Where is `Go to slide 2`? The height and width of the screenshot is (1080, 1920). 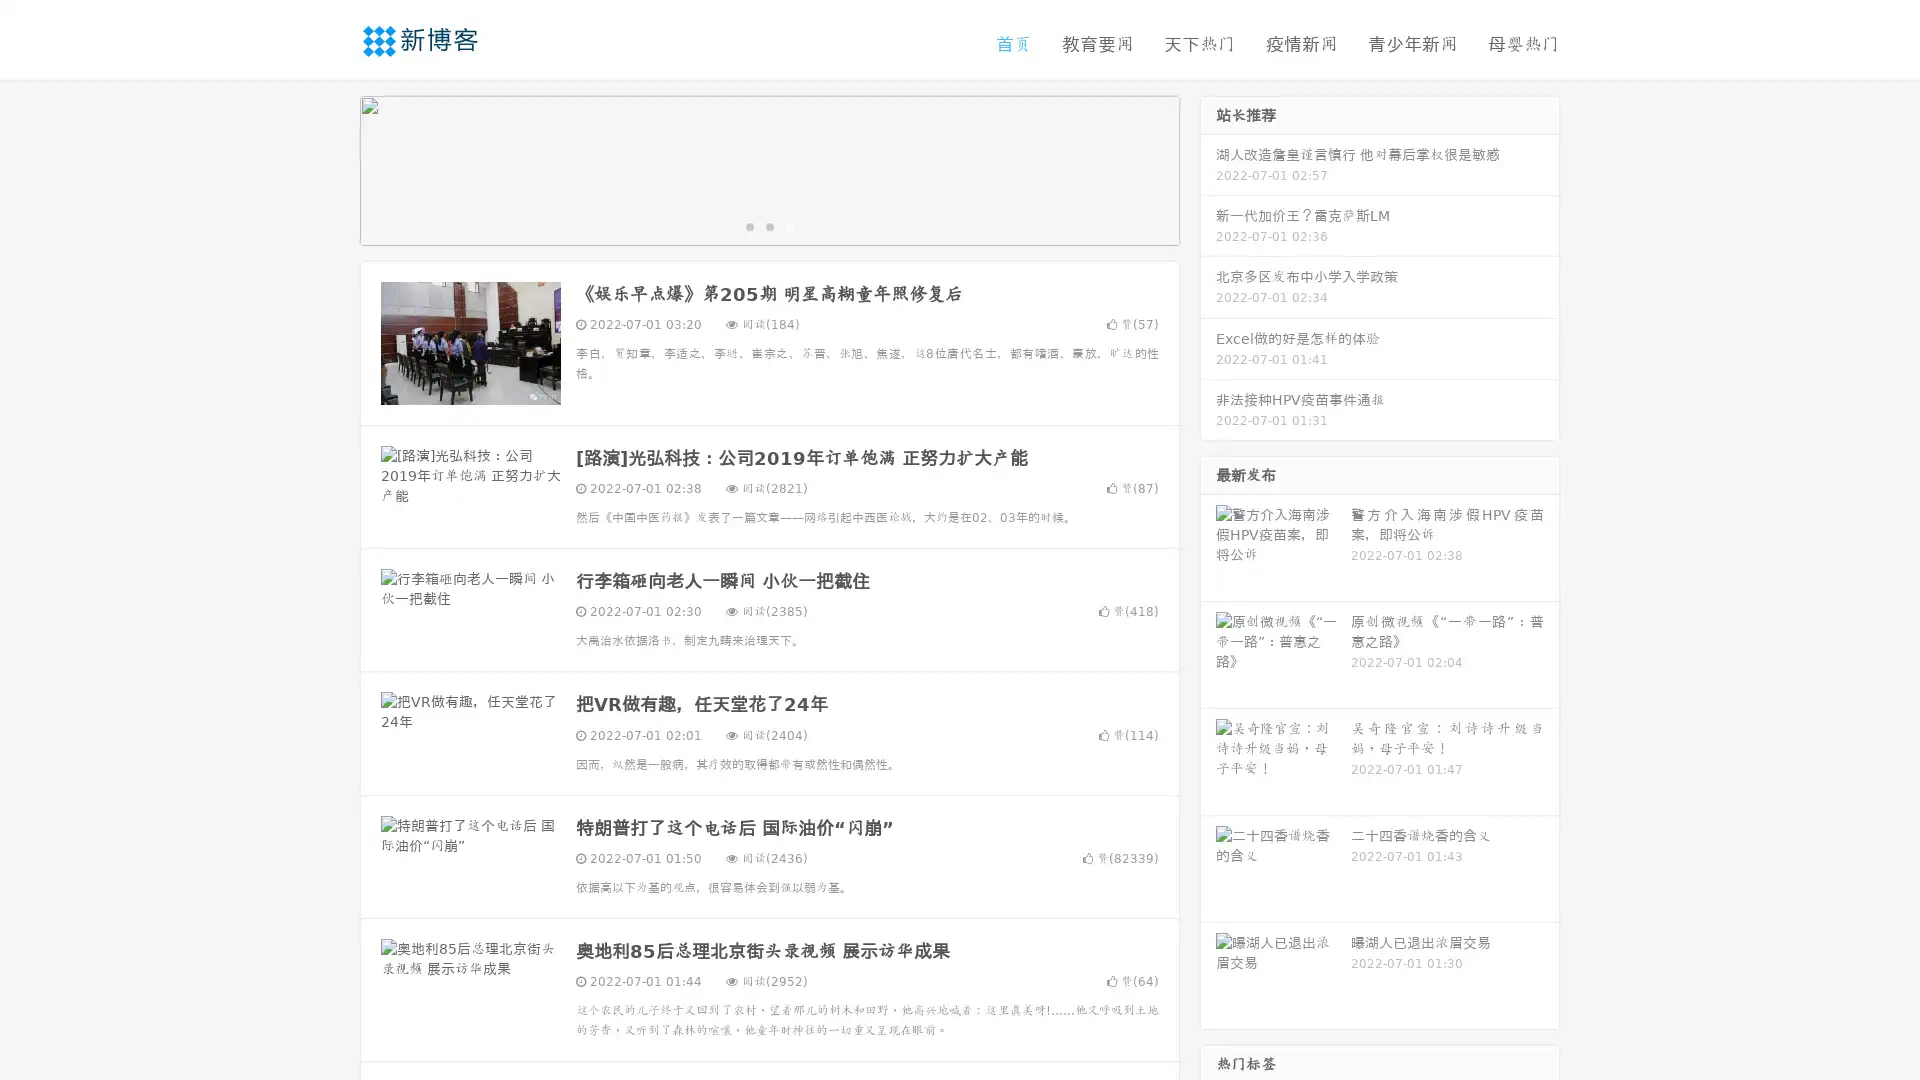
Go to slide 2 is located at coordinates (768, 225).